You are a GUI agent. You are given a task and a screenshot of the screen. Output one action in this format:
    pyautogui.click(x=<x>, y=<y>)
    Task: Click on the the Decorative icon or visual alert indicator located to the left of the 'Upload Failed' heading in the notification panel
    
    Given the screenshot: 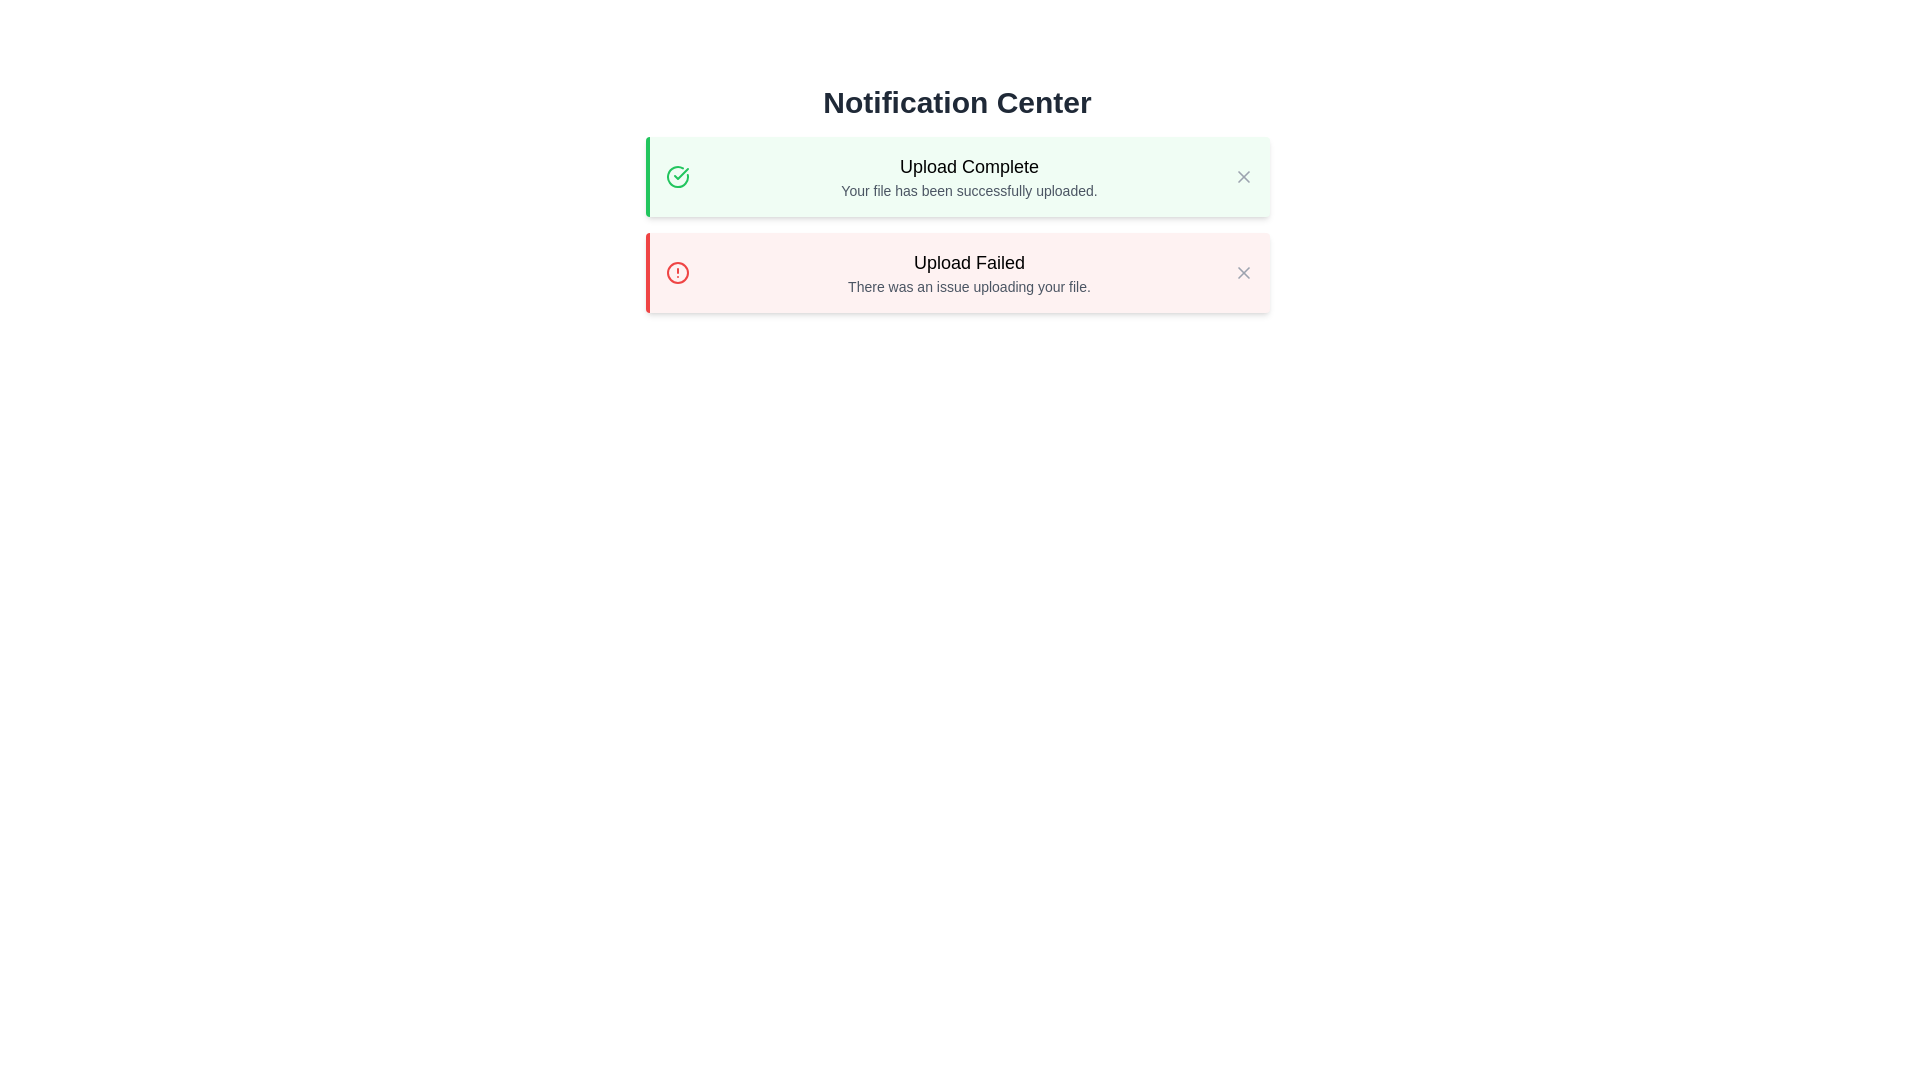 What is the action you would take?
    pyautogui.click(x=677, y=273)
    